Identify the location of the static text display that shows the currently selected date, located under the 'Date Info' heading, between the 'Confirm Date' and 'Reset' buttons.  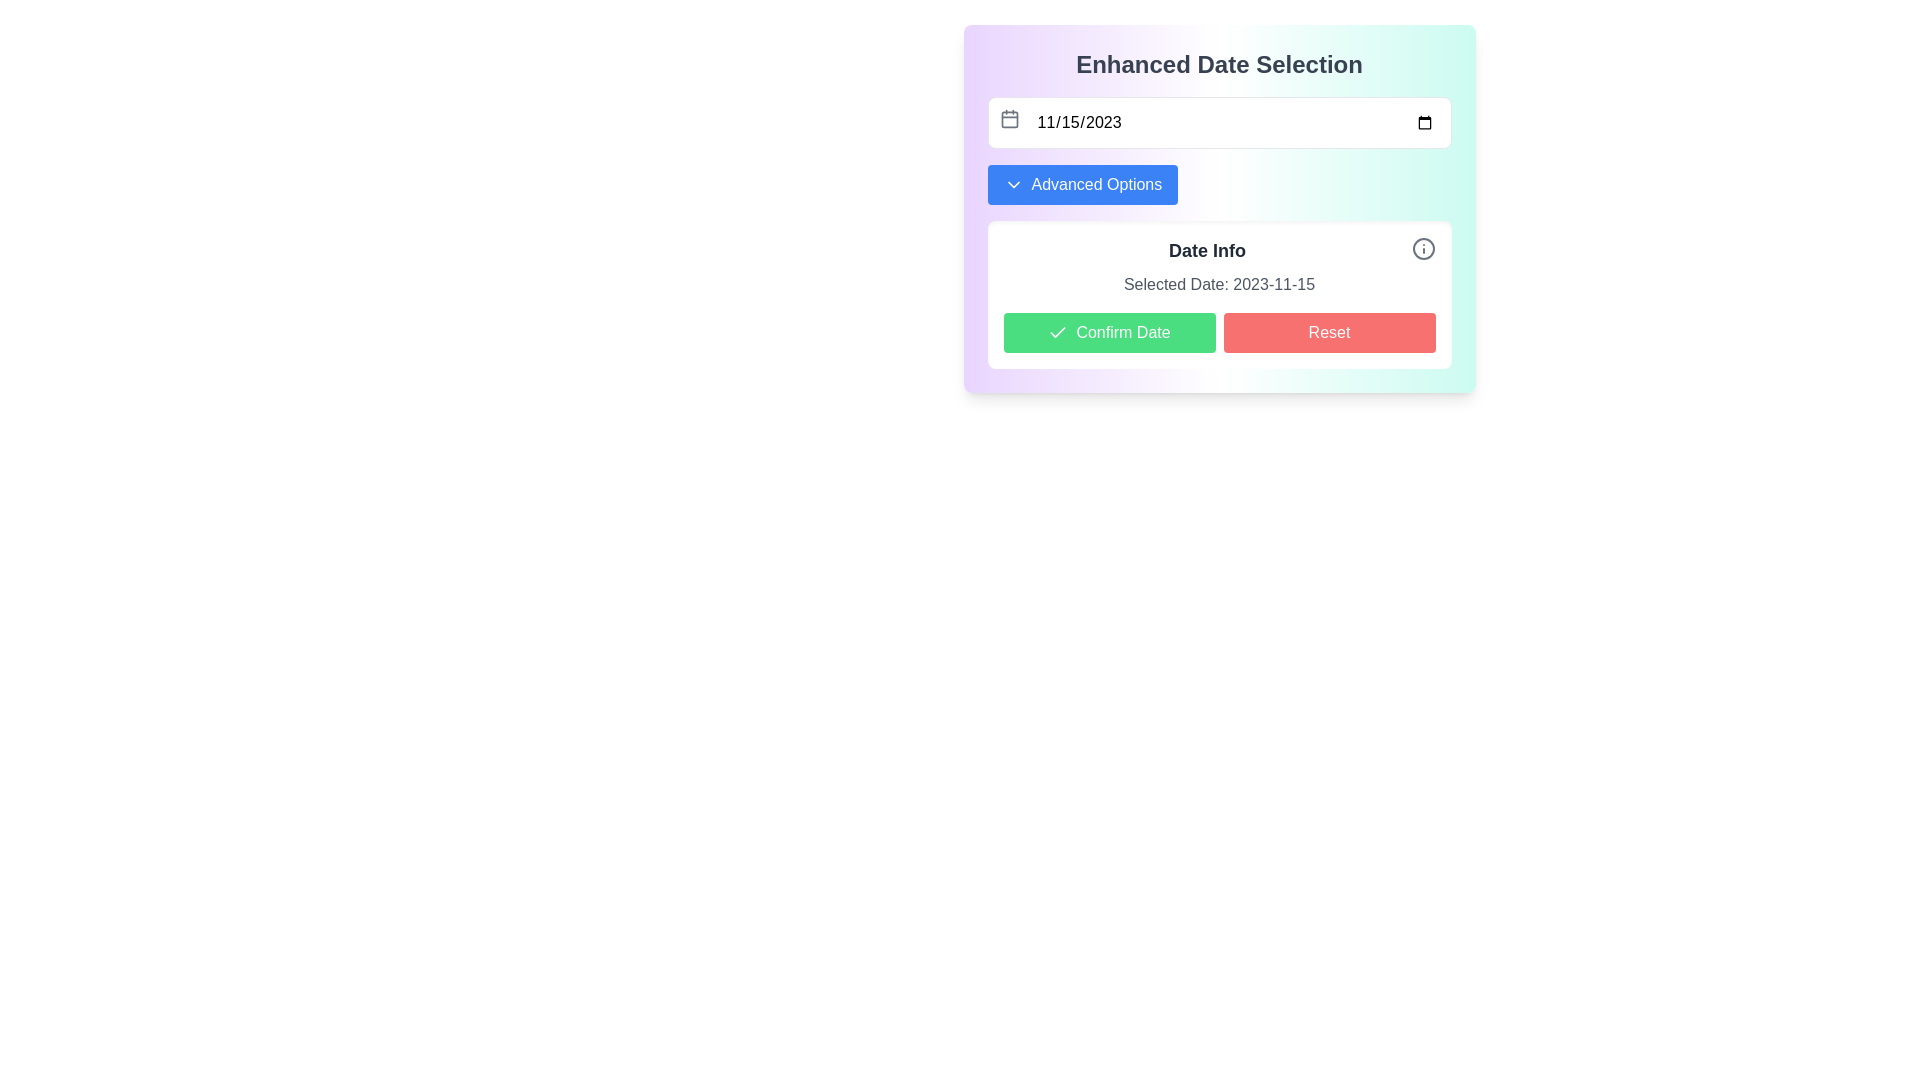
(1218, 285).